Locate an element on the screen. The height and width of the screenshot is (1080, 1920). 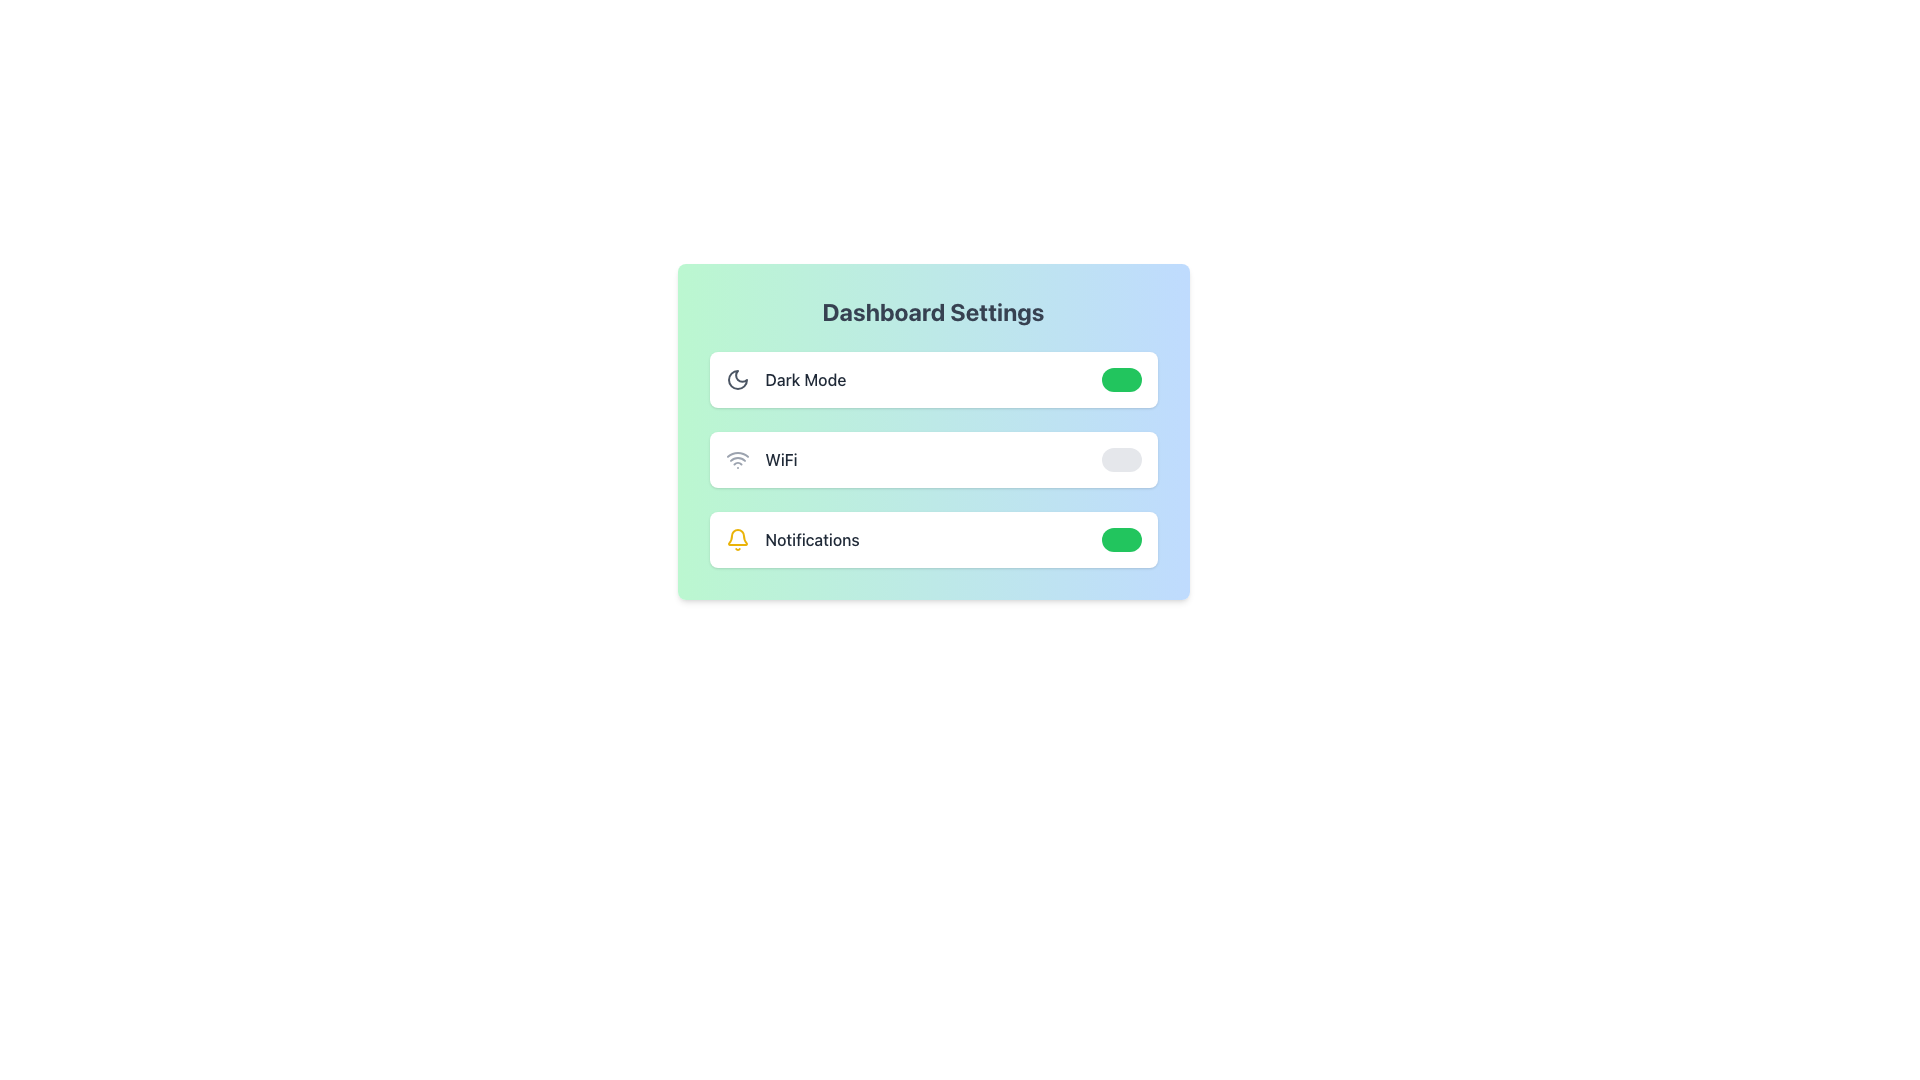
the Notifications icon, which is the visual representation located to the left of the text 'Notifications' in the settings menu is located at coordinates (736, 540).